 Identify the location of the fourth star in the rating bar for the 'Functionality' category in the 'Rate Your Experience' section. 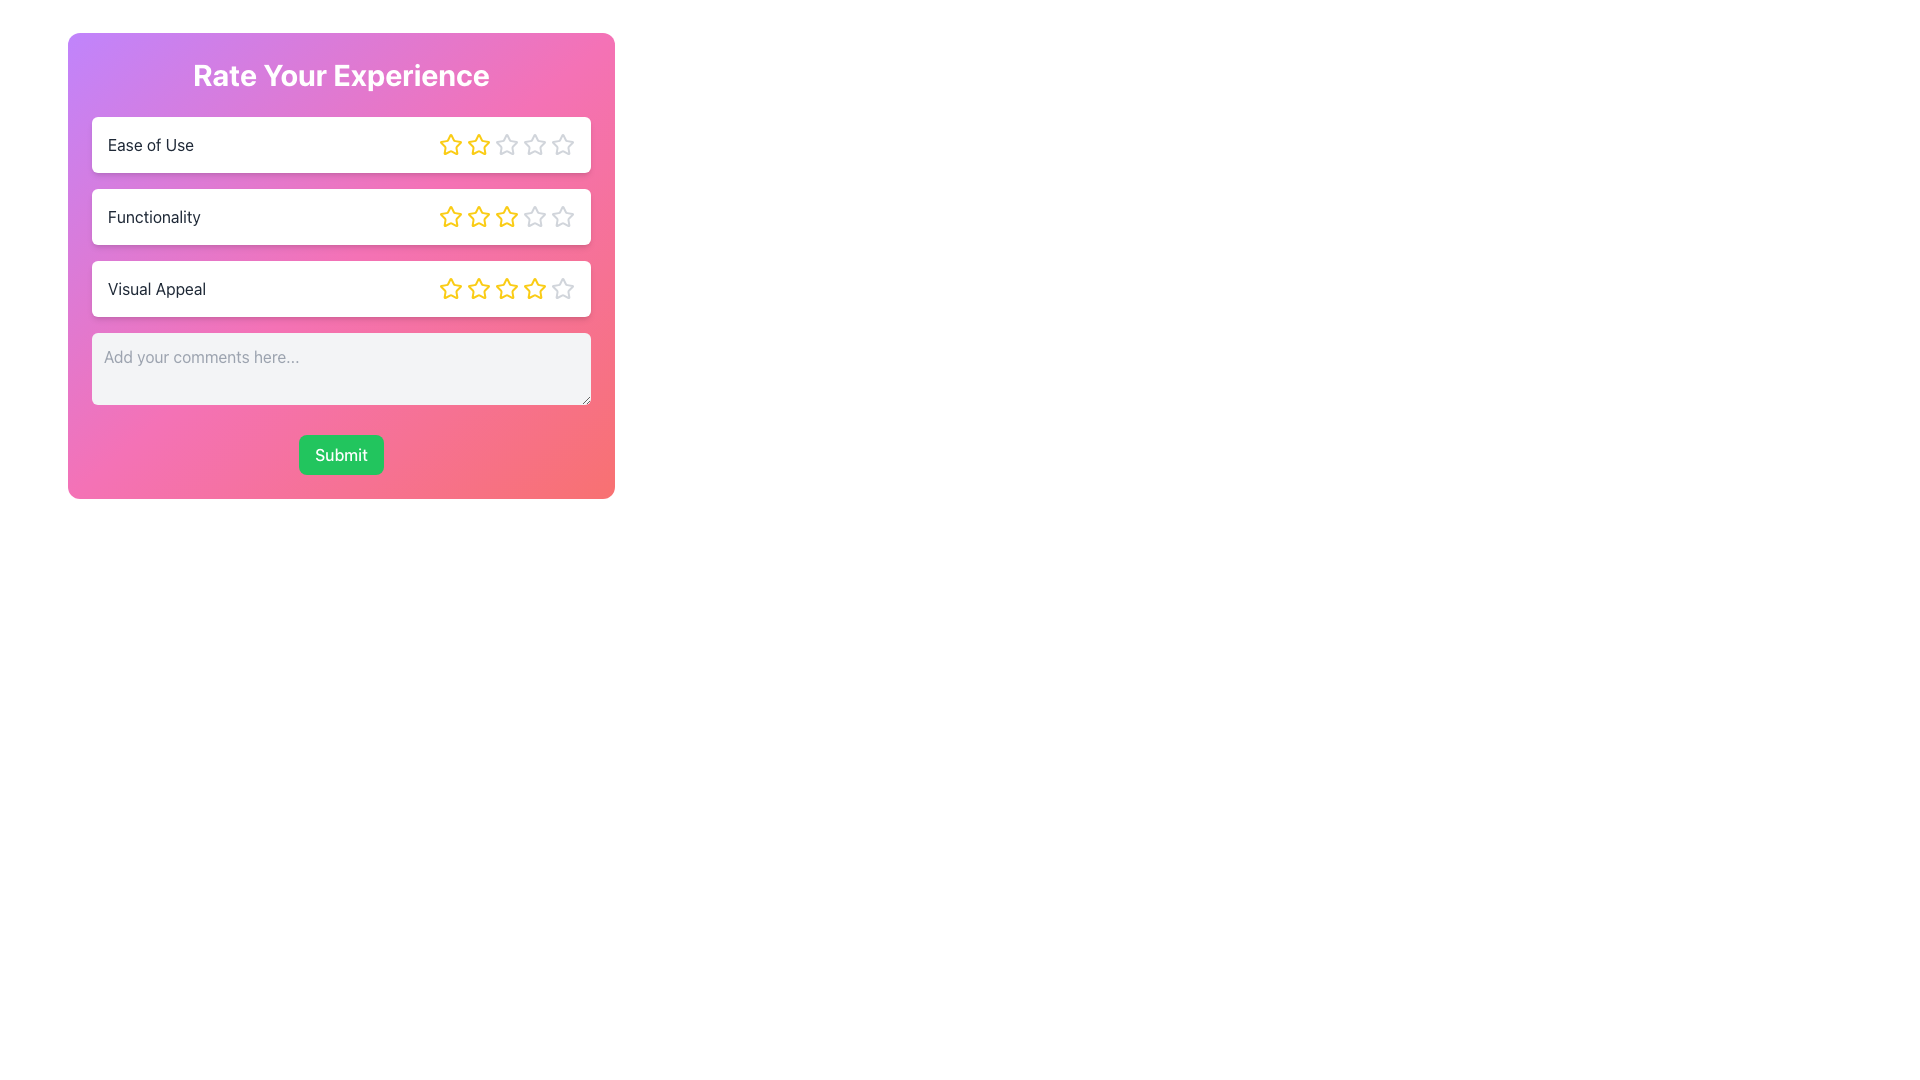
(534, 216).